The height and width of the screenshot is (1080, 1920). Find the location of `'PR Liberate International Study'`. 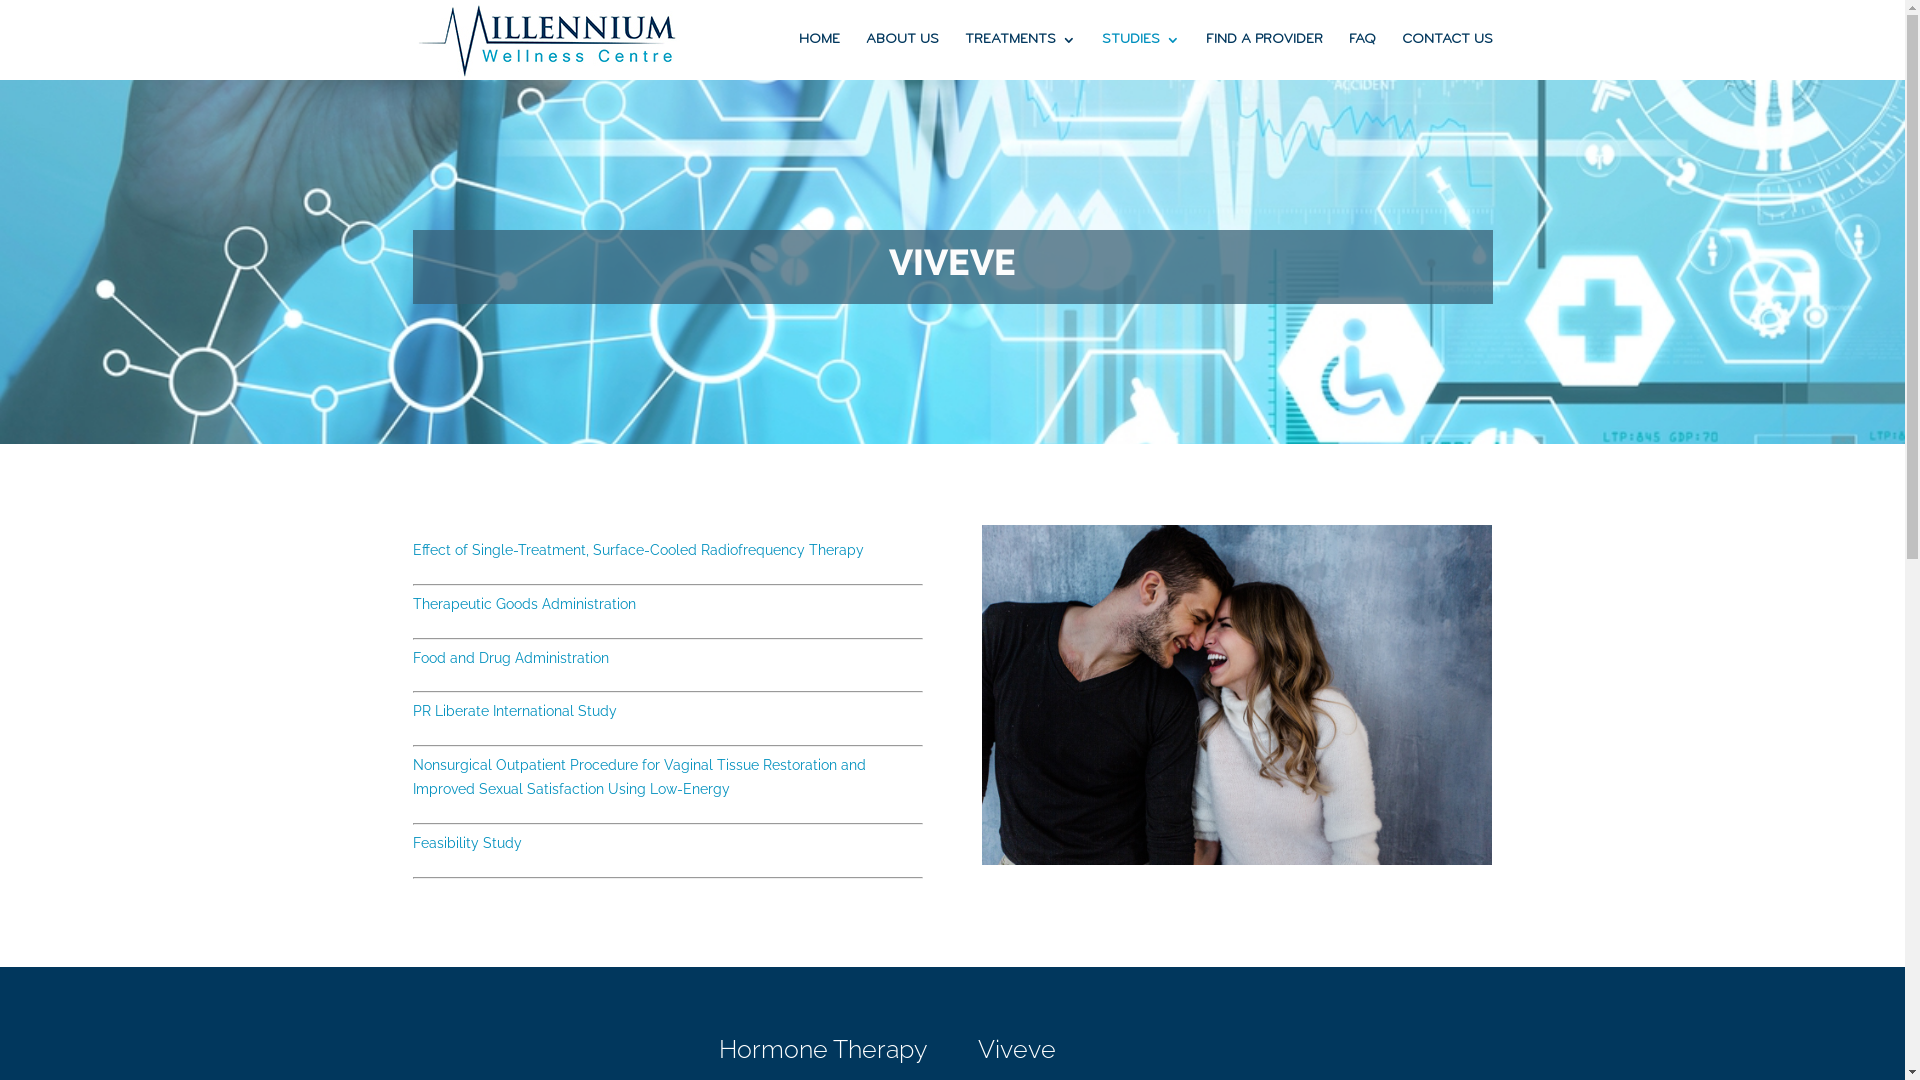

'PR Liberate International Study' is located at coordinates (513, 709).